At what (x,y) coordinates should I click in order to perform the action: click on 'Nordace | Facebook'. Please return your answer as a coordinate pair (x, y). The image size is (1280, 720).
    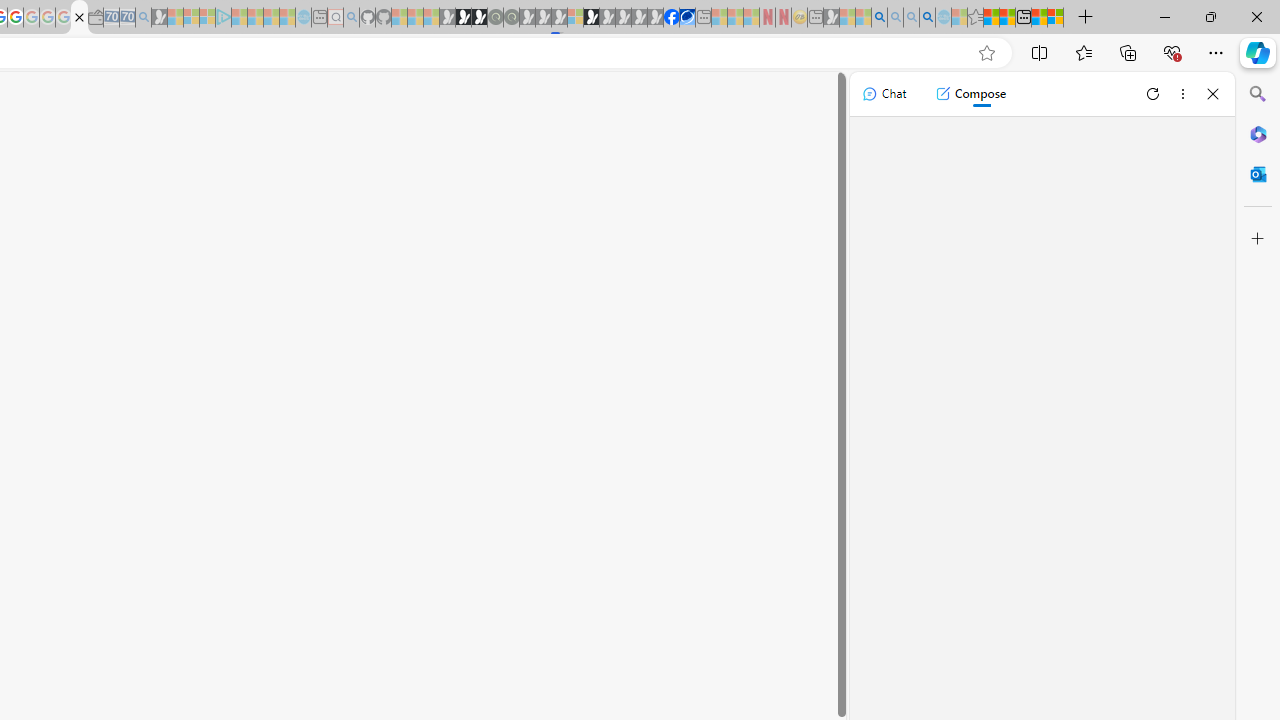
    Looking at the image, I should click on (672, 17).